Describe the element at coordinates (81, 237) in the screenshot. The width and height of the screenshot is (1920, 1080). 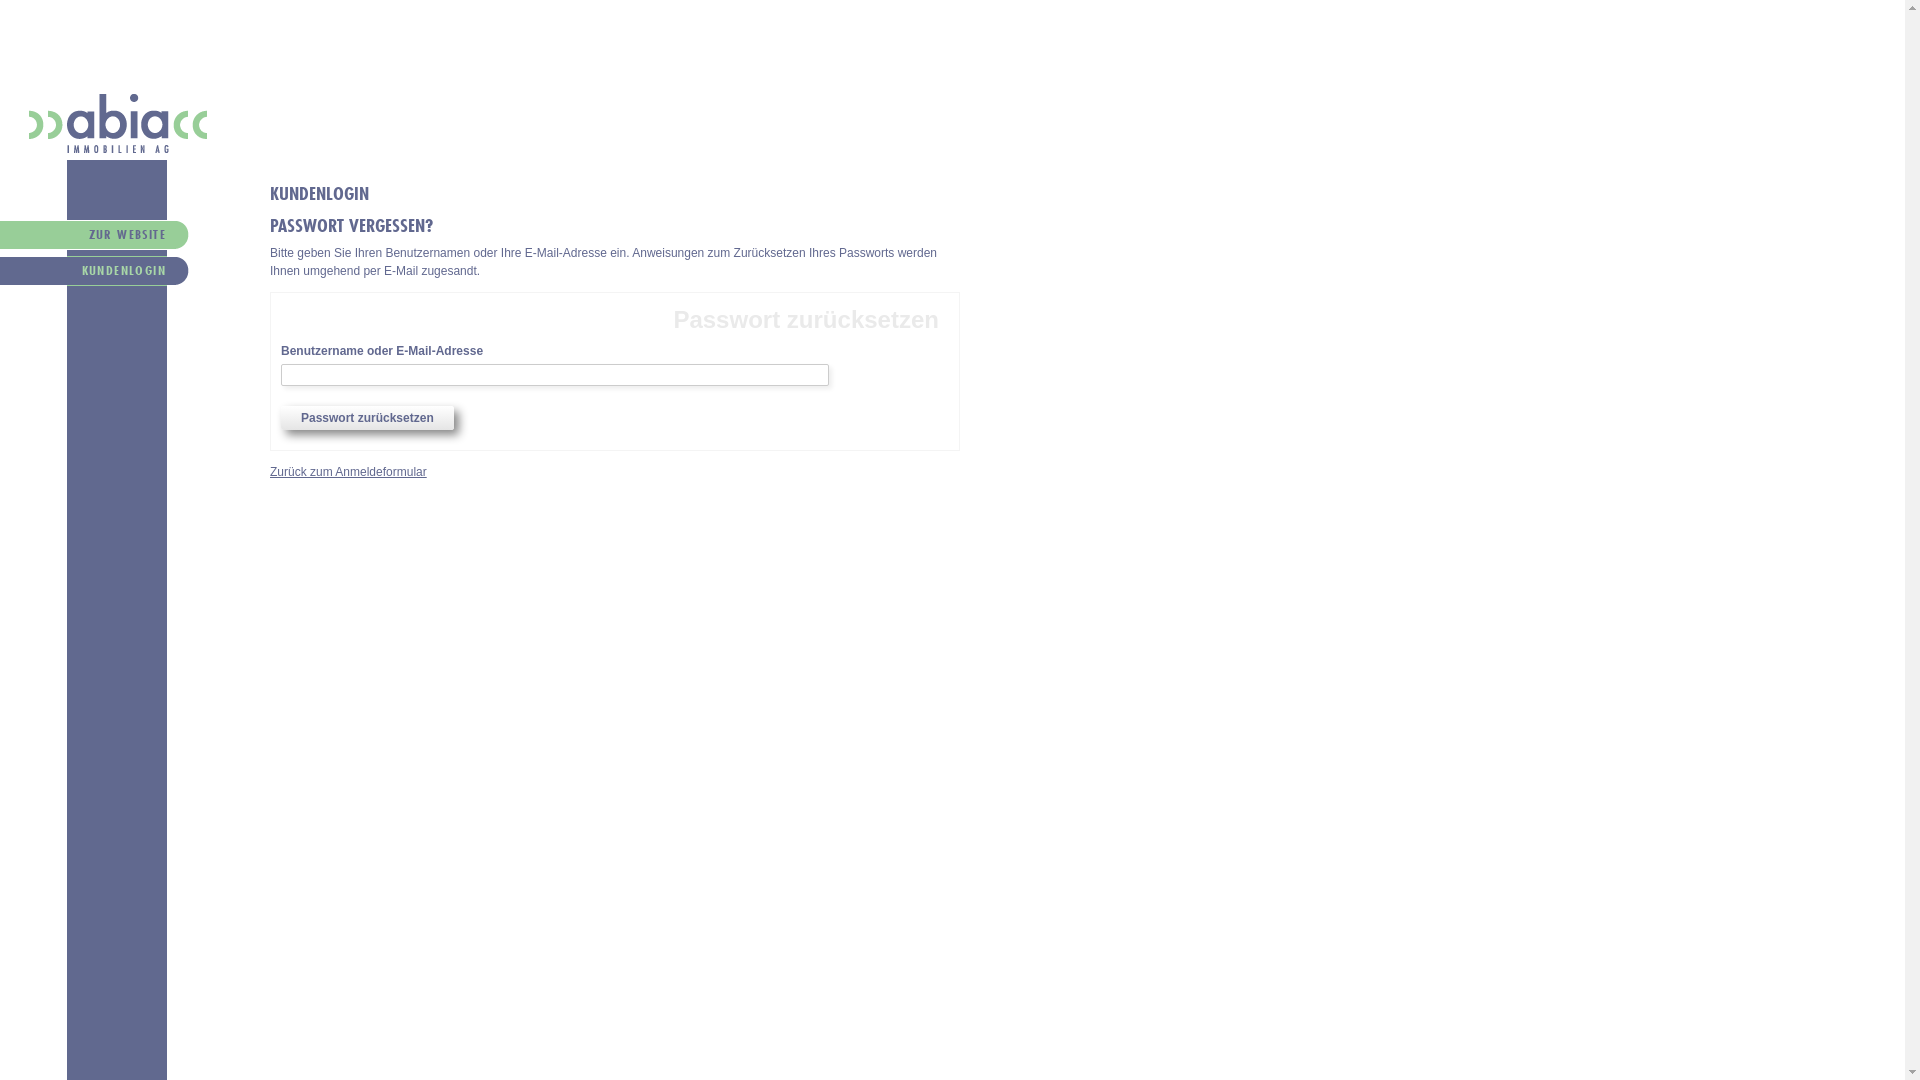
I see `'ZUR WEBSITE'` at that location.